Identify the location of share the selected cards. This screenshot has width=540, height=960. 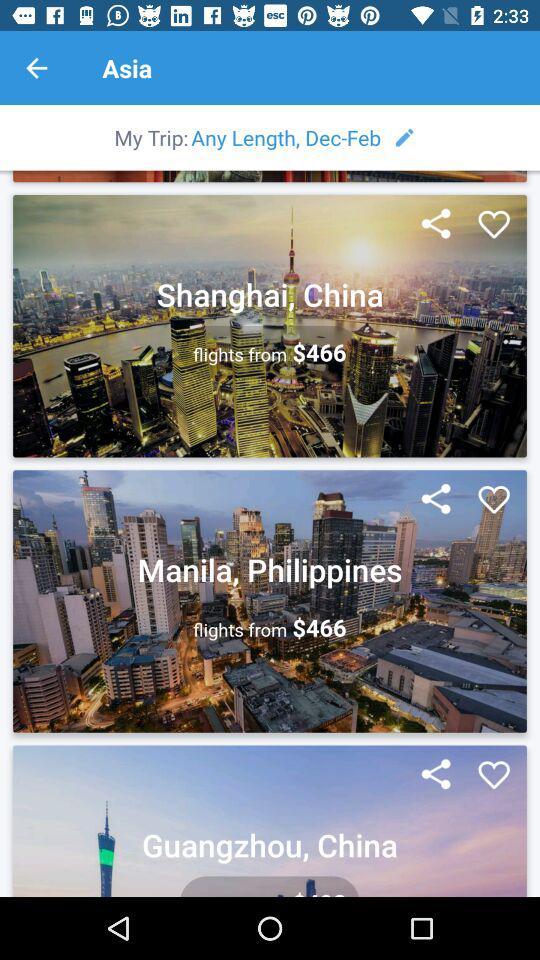
(435, 225).